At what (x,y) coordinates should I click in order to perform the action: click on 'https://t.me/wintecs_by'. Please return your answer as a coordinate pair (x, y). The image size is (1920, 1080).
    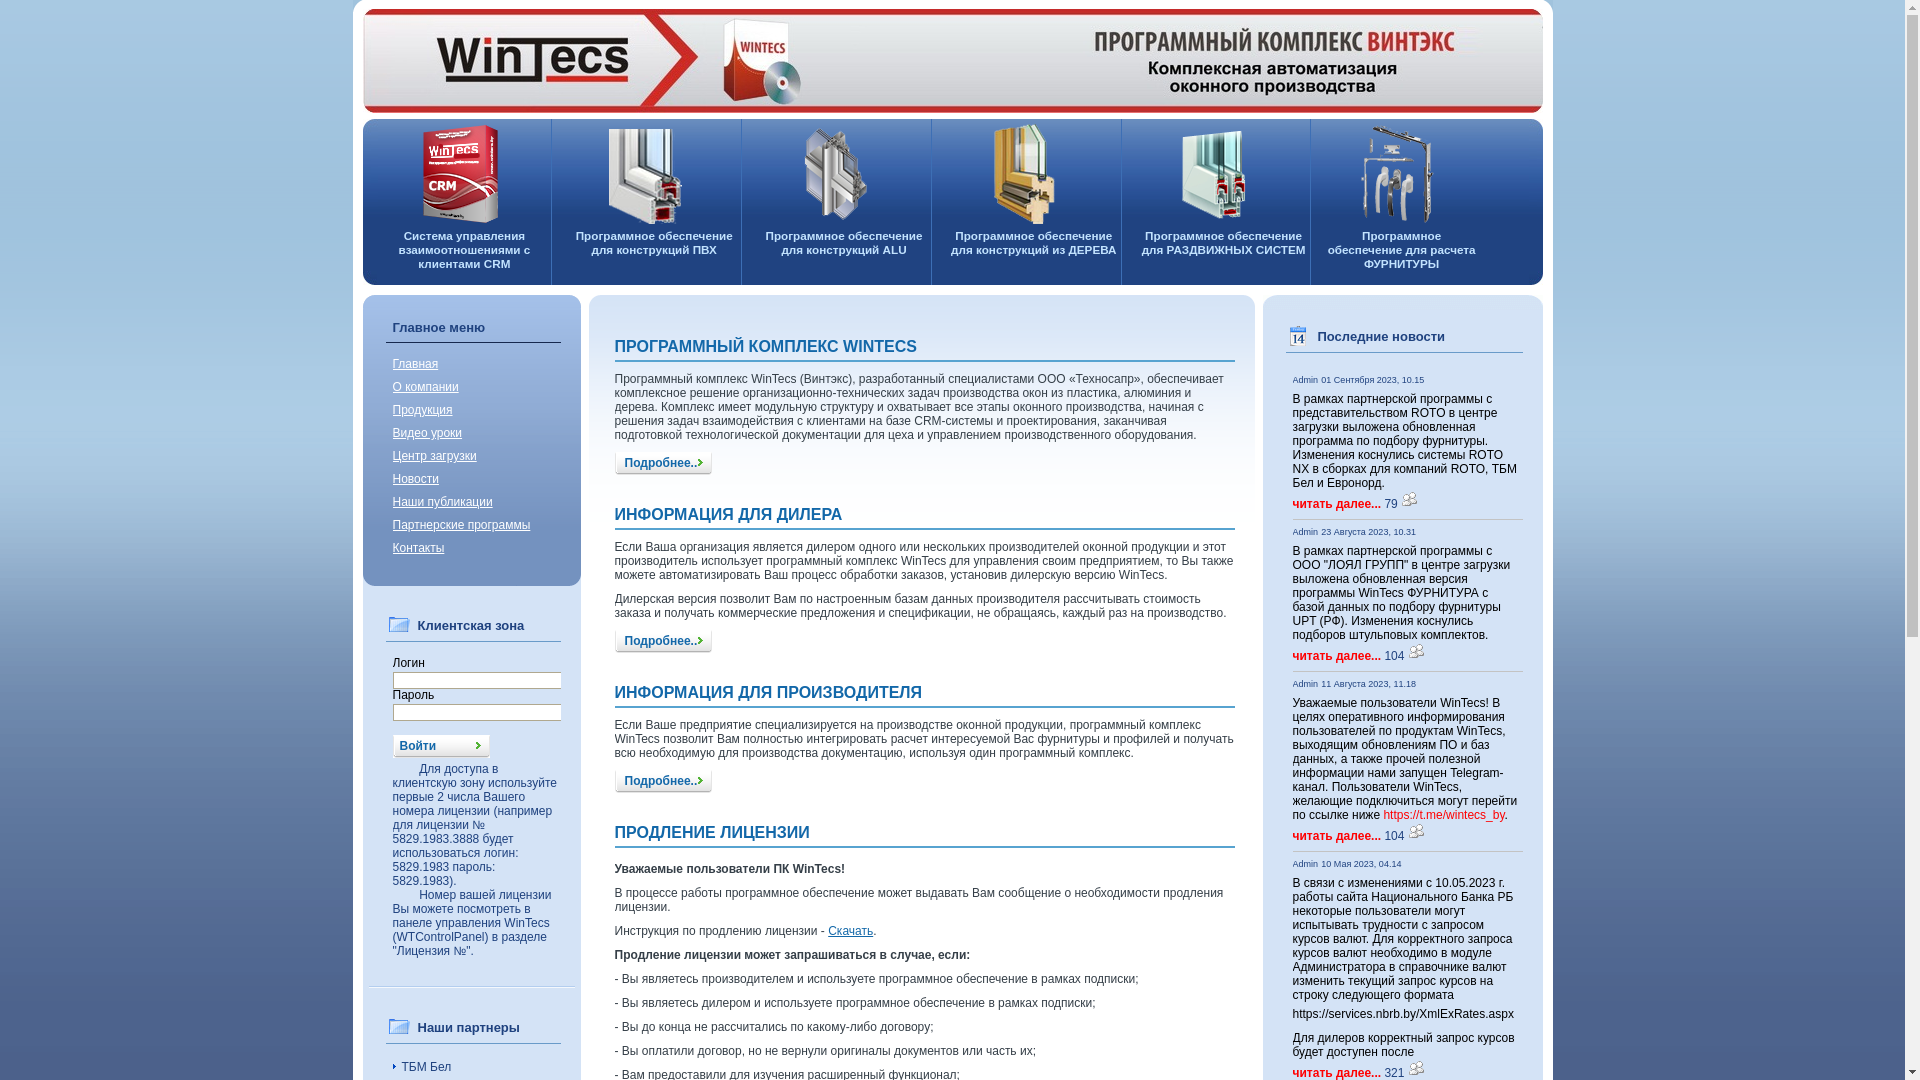
    Looking at the image, I should click on (1443, 814).